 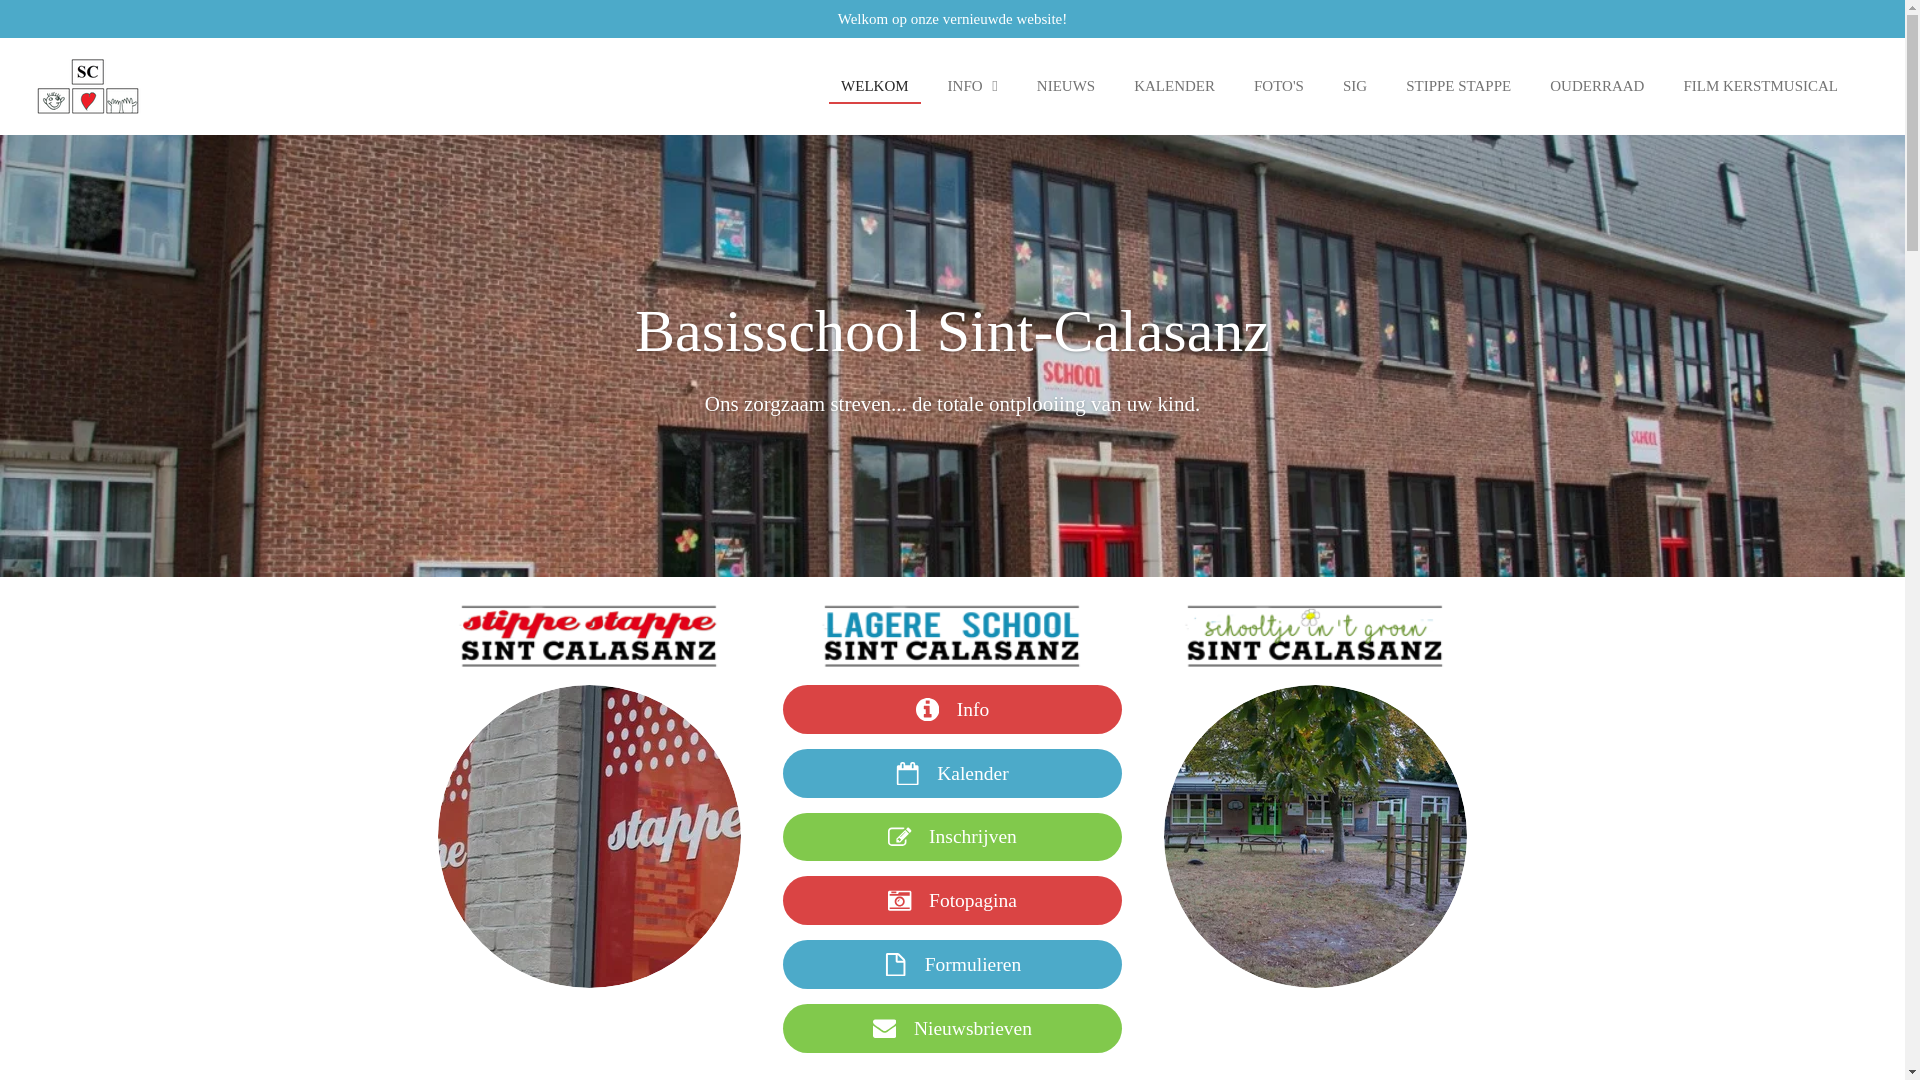 What do you see at coordinates (973, 85) in the screenshot?
I see `'INFO'` at bounding box center [973, 85].